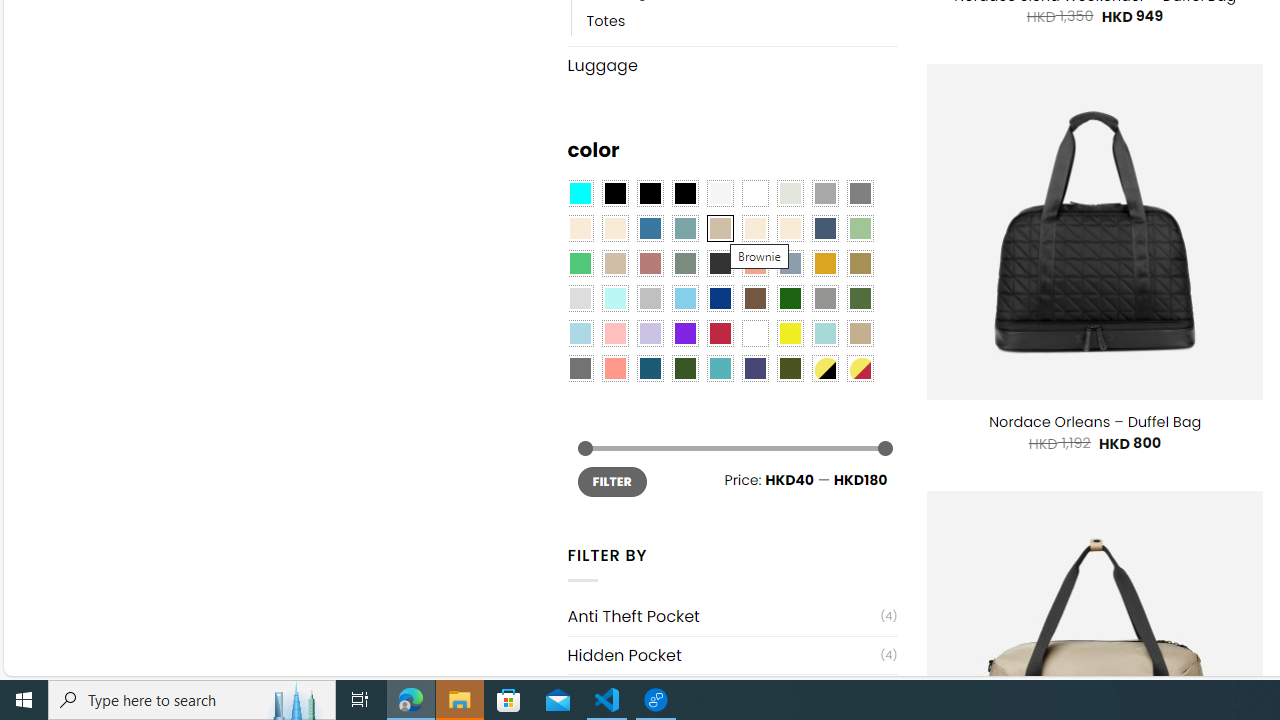  I want to click on 'Green', so click(860, 298).